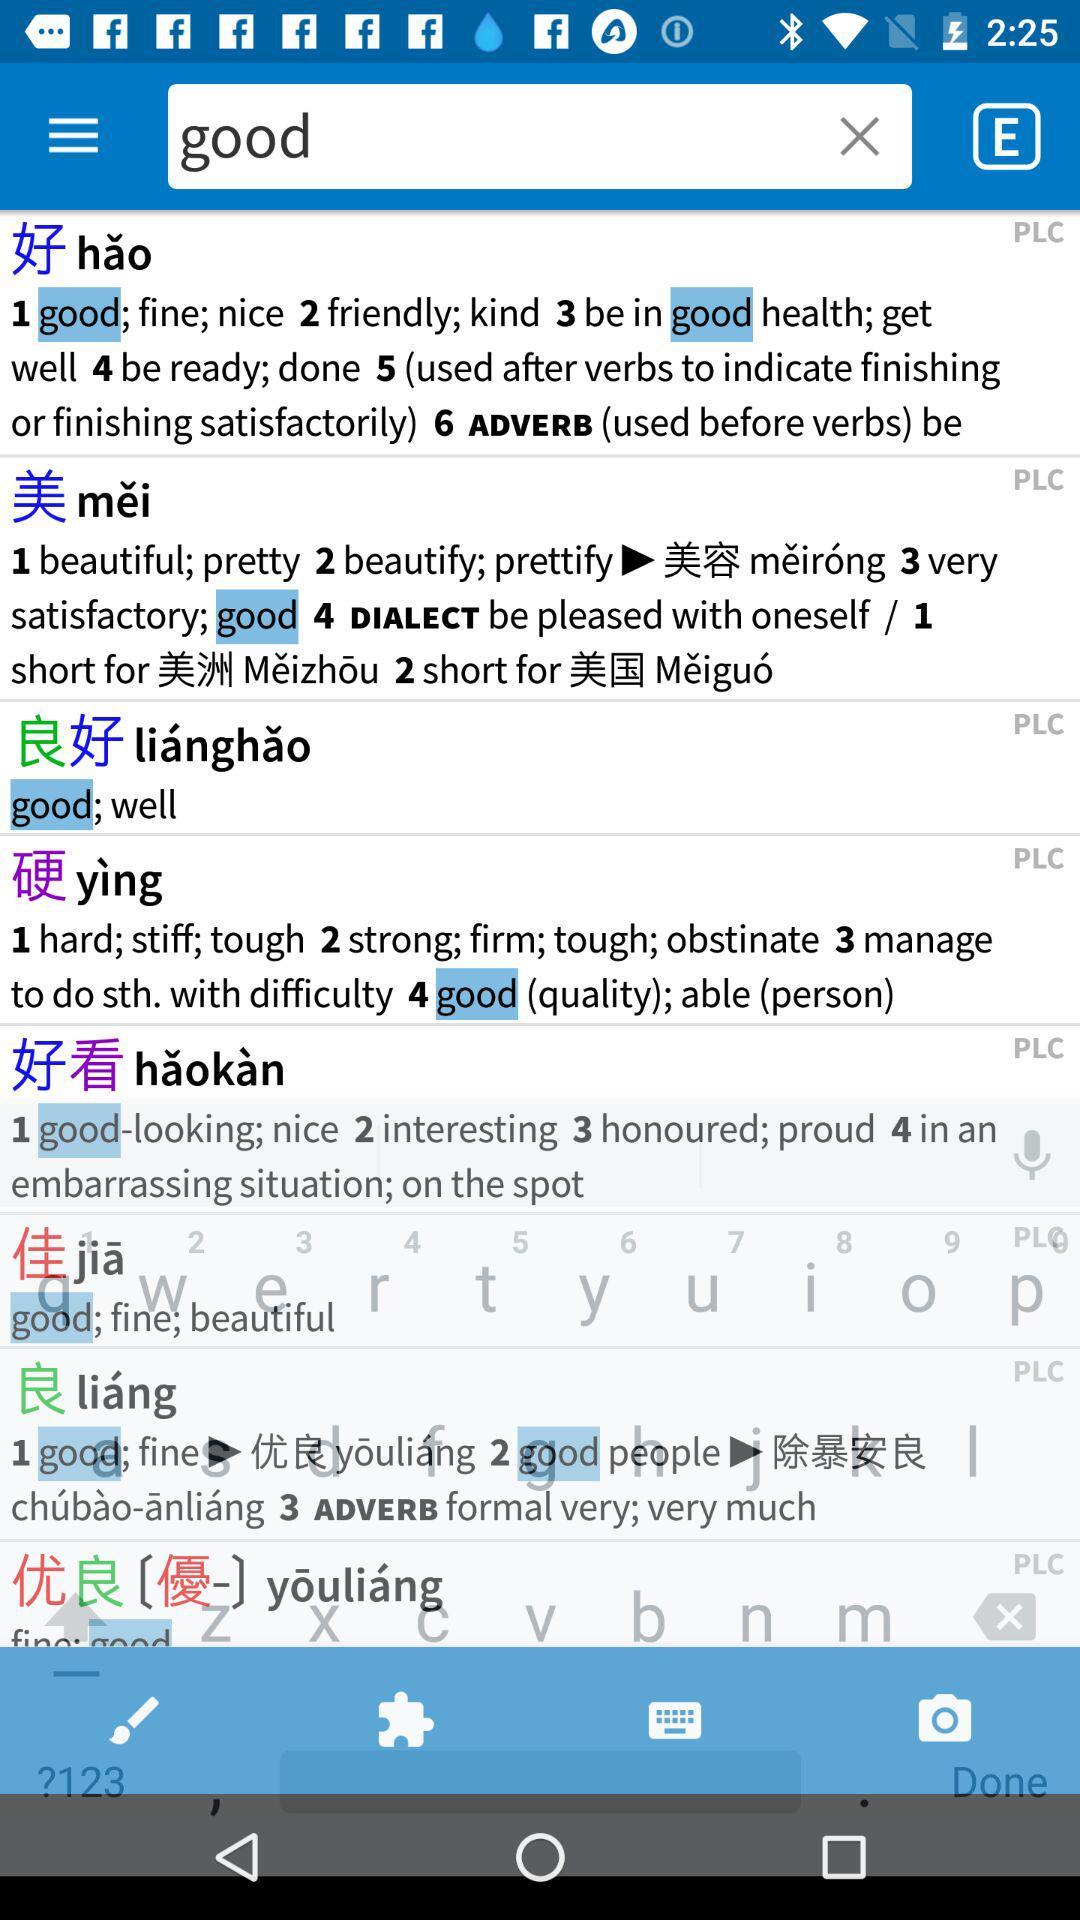 This screenshot has height=1920, width=1080. What do you see at coordinates (848, 135) in the screenshot?
I see `icon on the right side of good` at bounding box center [848, 135].